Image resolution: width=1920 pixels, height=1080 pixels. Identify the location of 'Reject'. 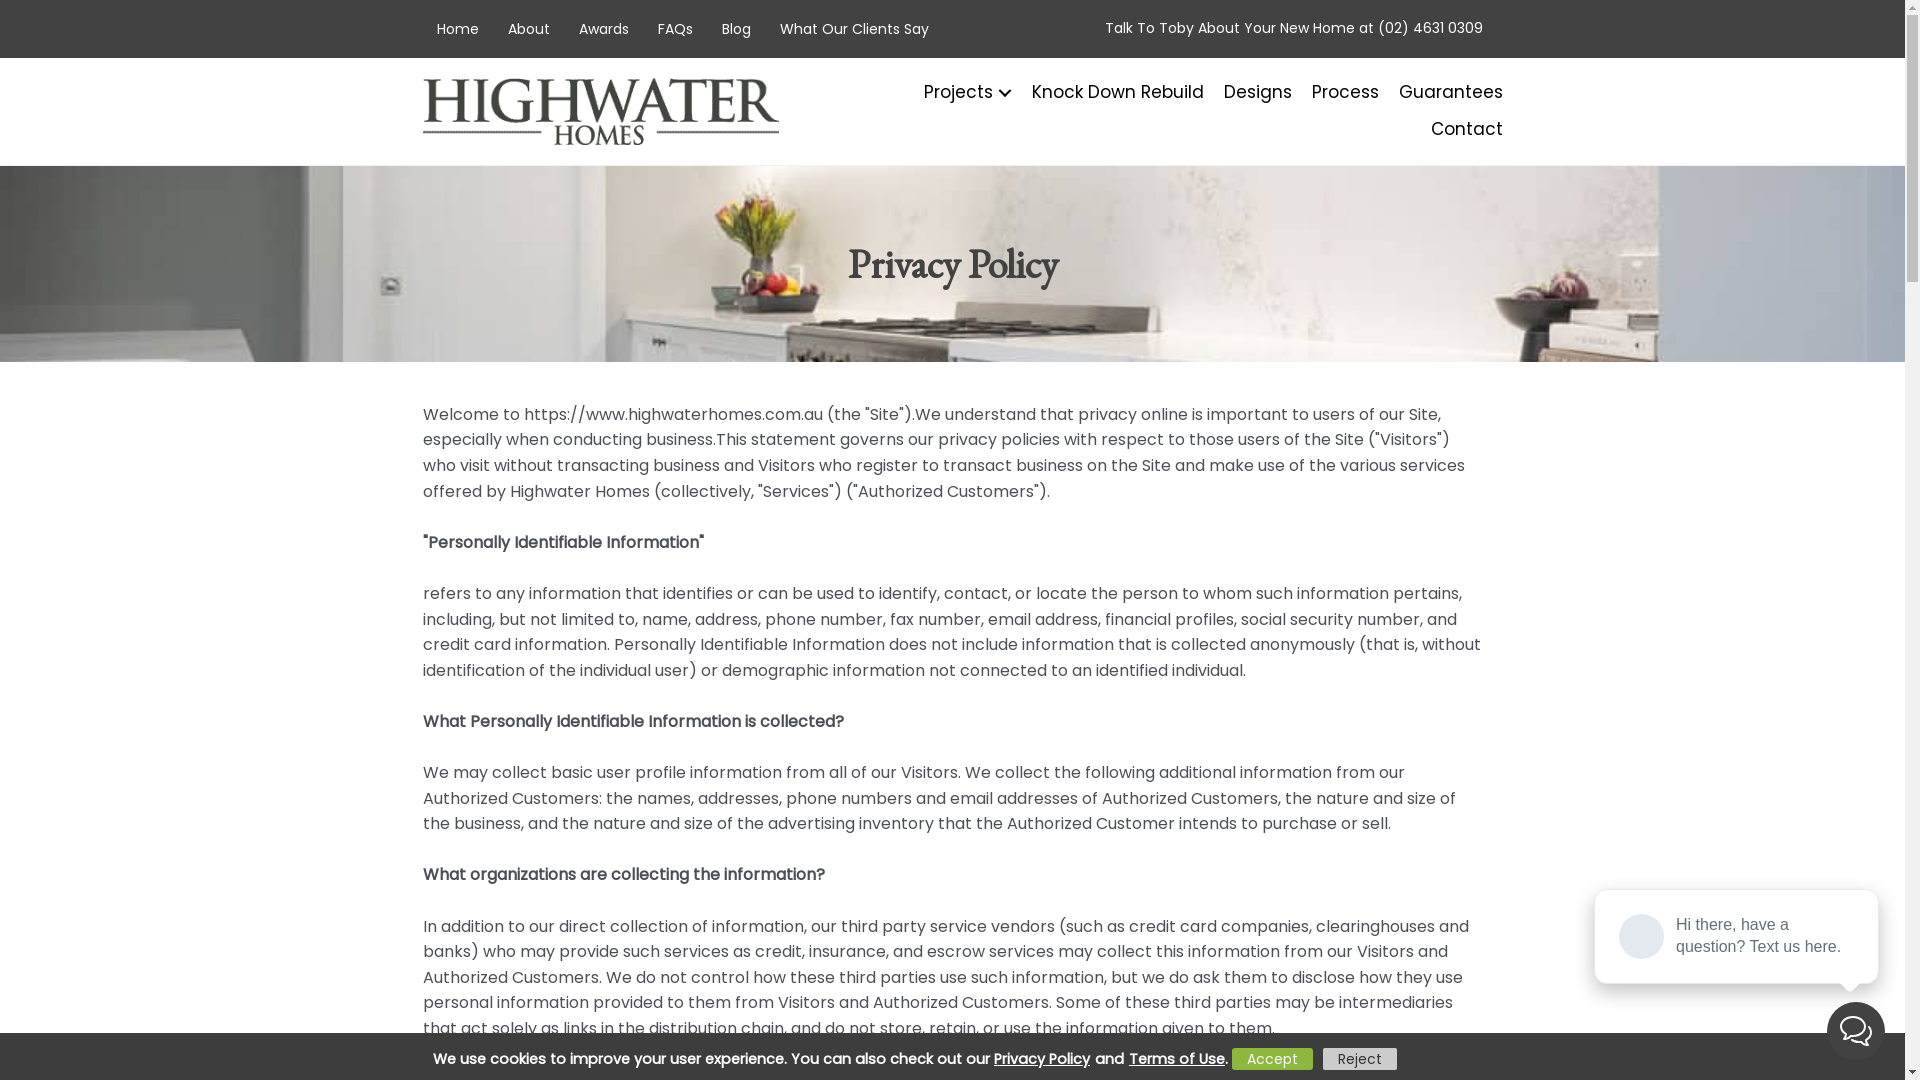
(1359, 1058).